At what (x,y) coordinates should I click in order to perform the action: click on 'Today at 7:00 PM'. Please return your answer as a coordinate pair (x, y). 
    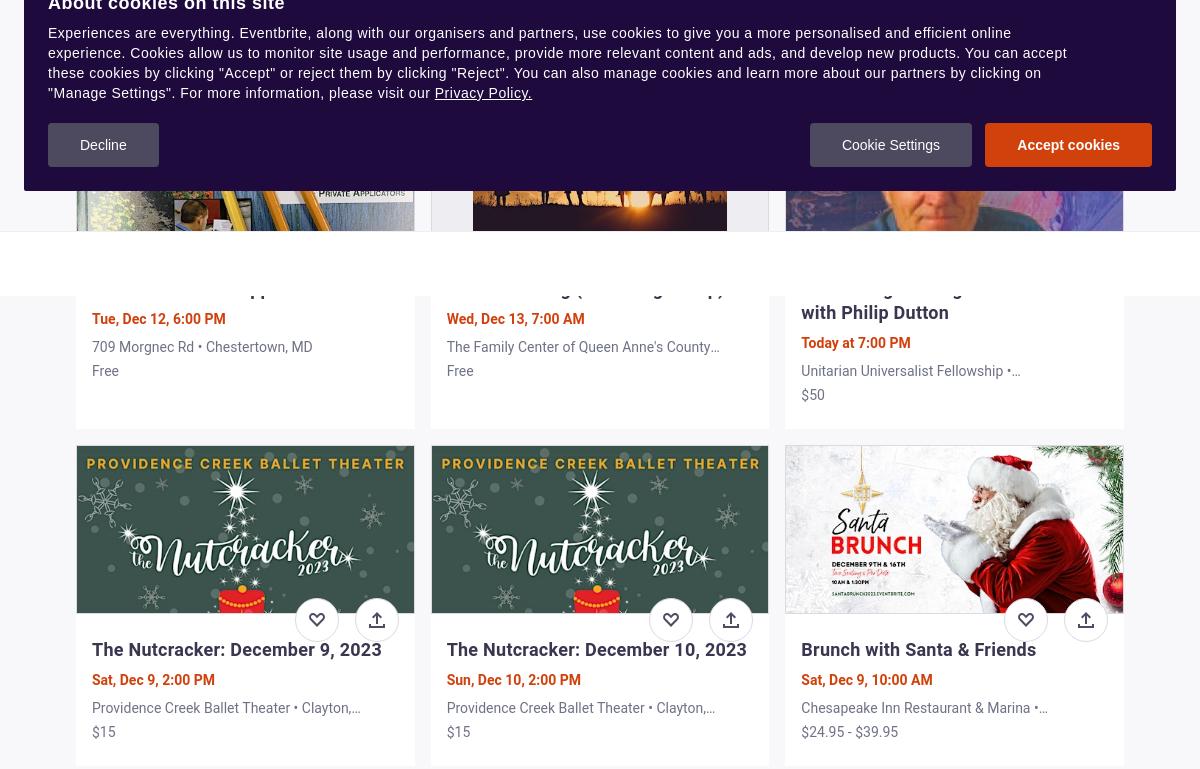
    Looking at the image, I should click on (854, 341).